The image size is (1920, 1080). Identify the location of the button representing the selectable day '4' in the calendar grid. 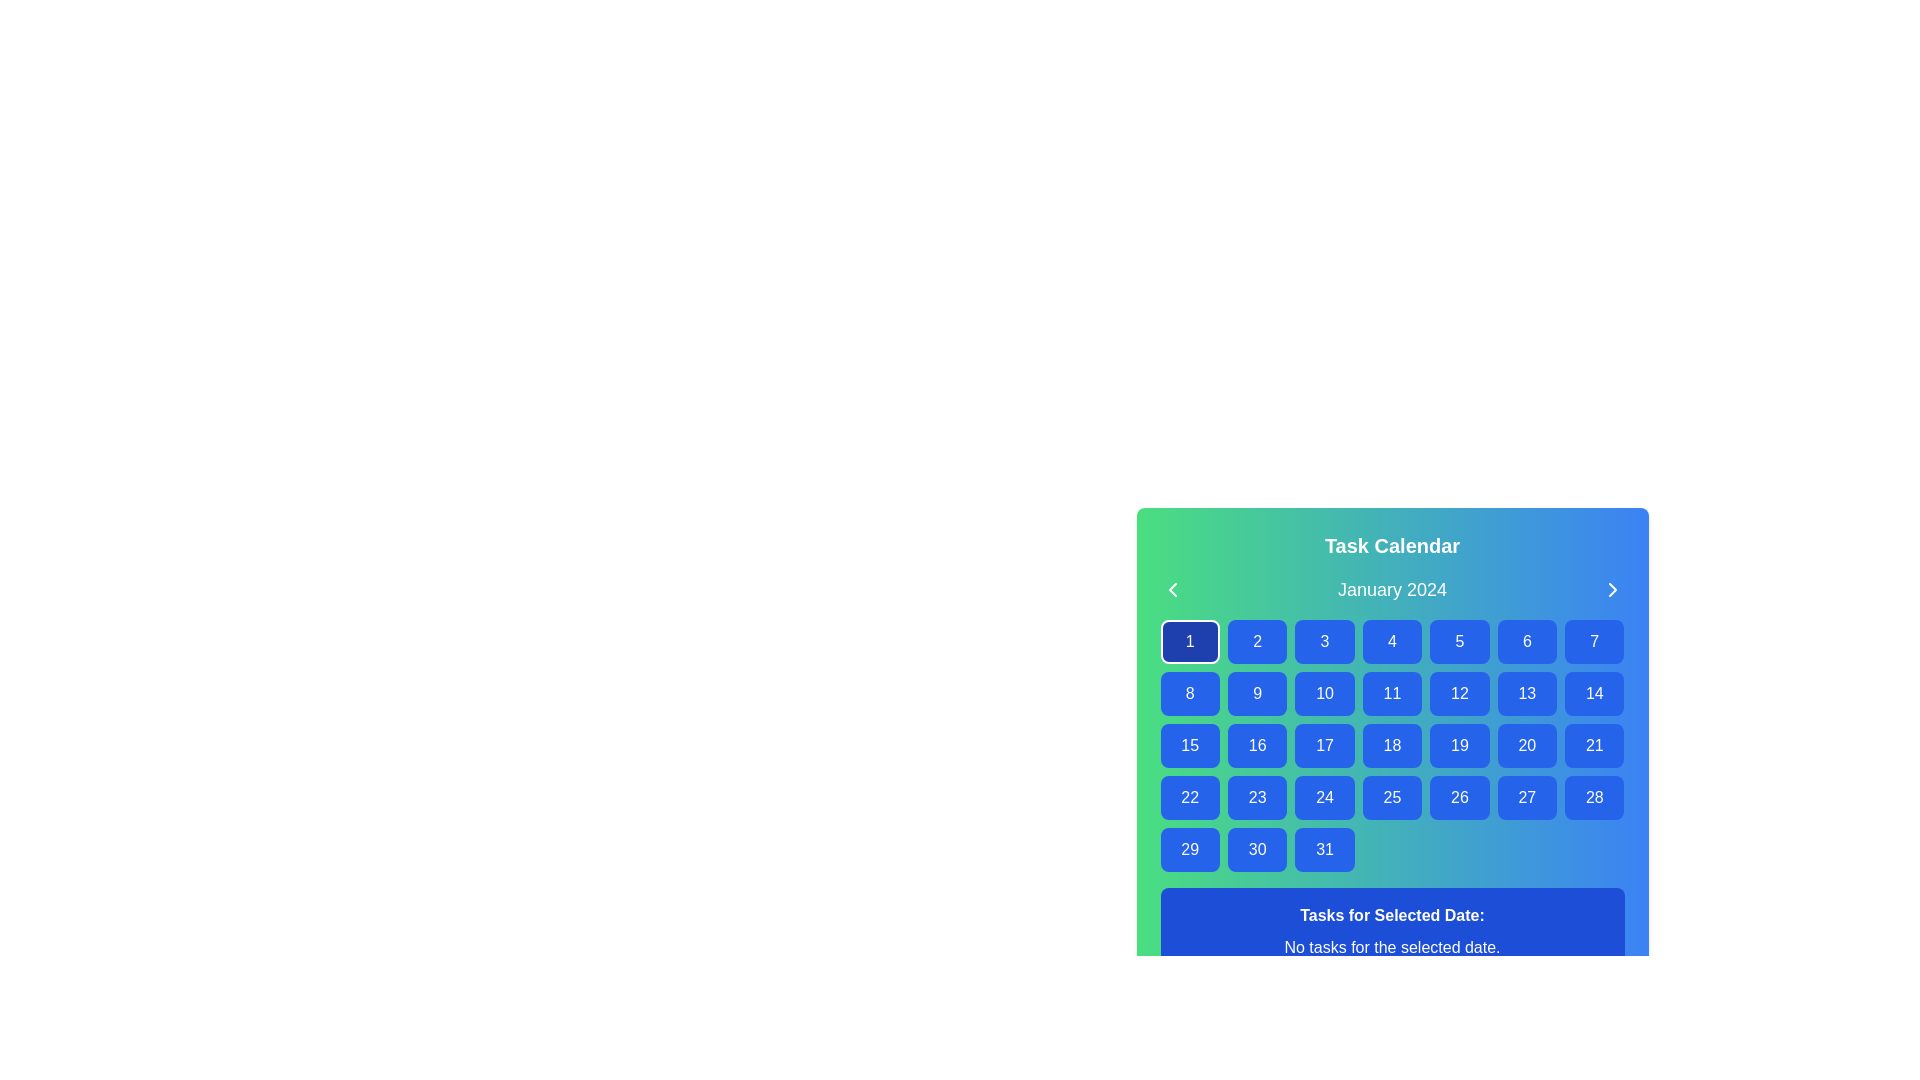
(1391, 641).